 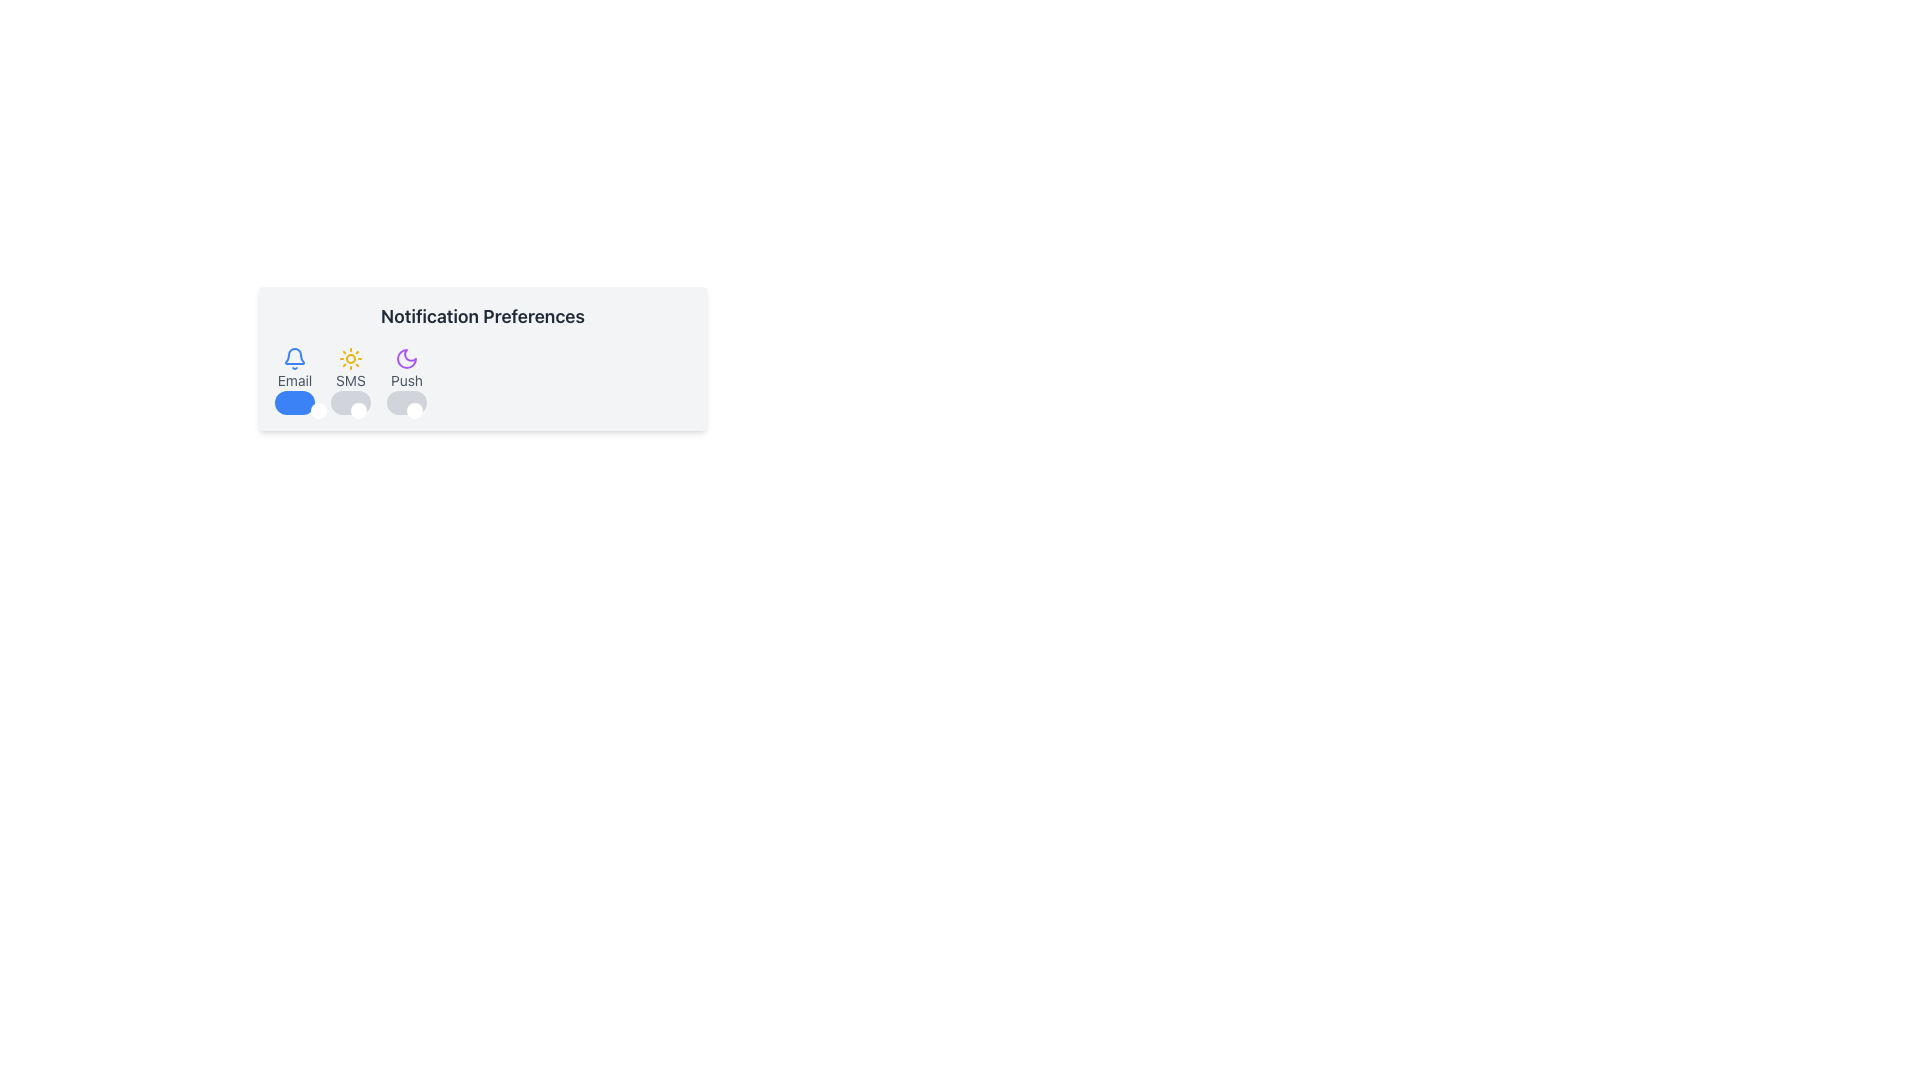 I want to click on the toggle switch for Email notifications located below the 'Email' label and icon in the 'Notification Preferences' section, so click(x=293, y=402).